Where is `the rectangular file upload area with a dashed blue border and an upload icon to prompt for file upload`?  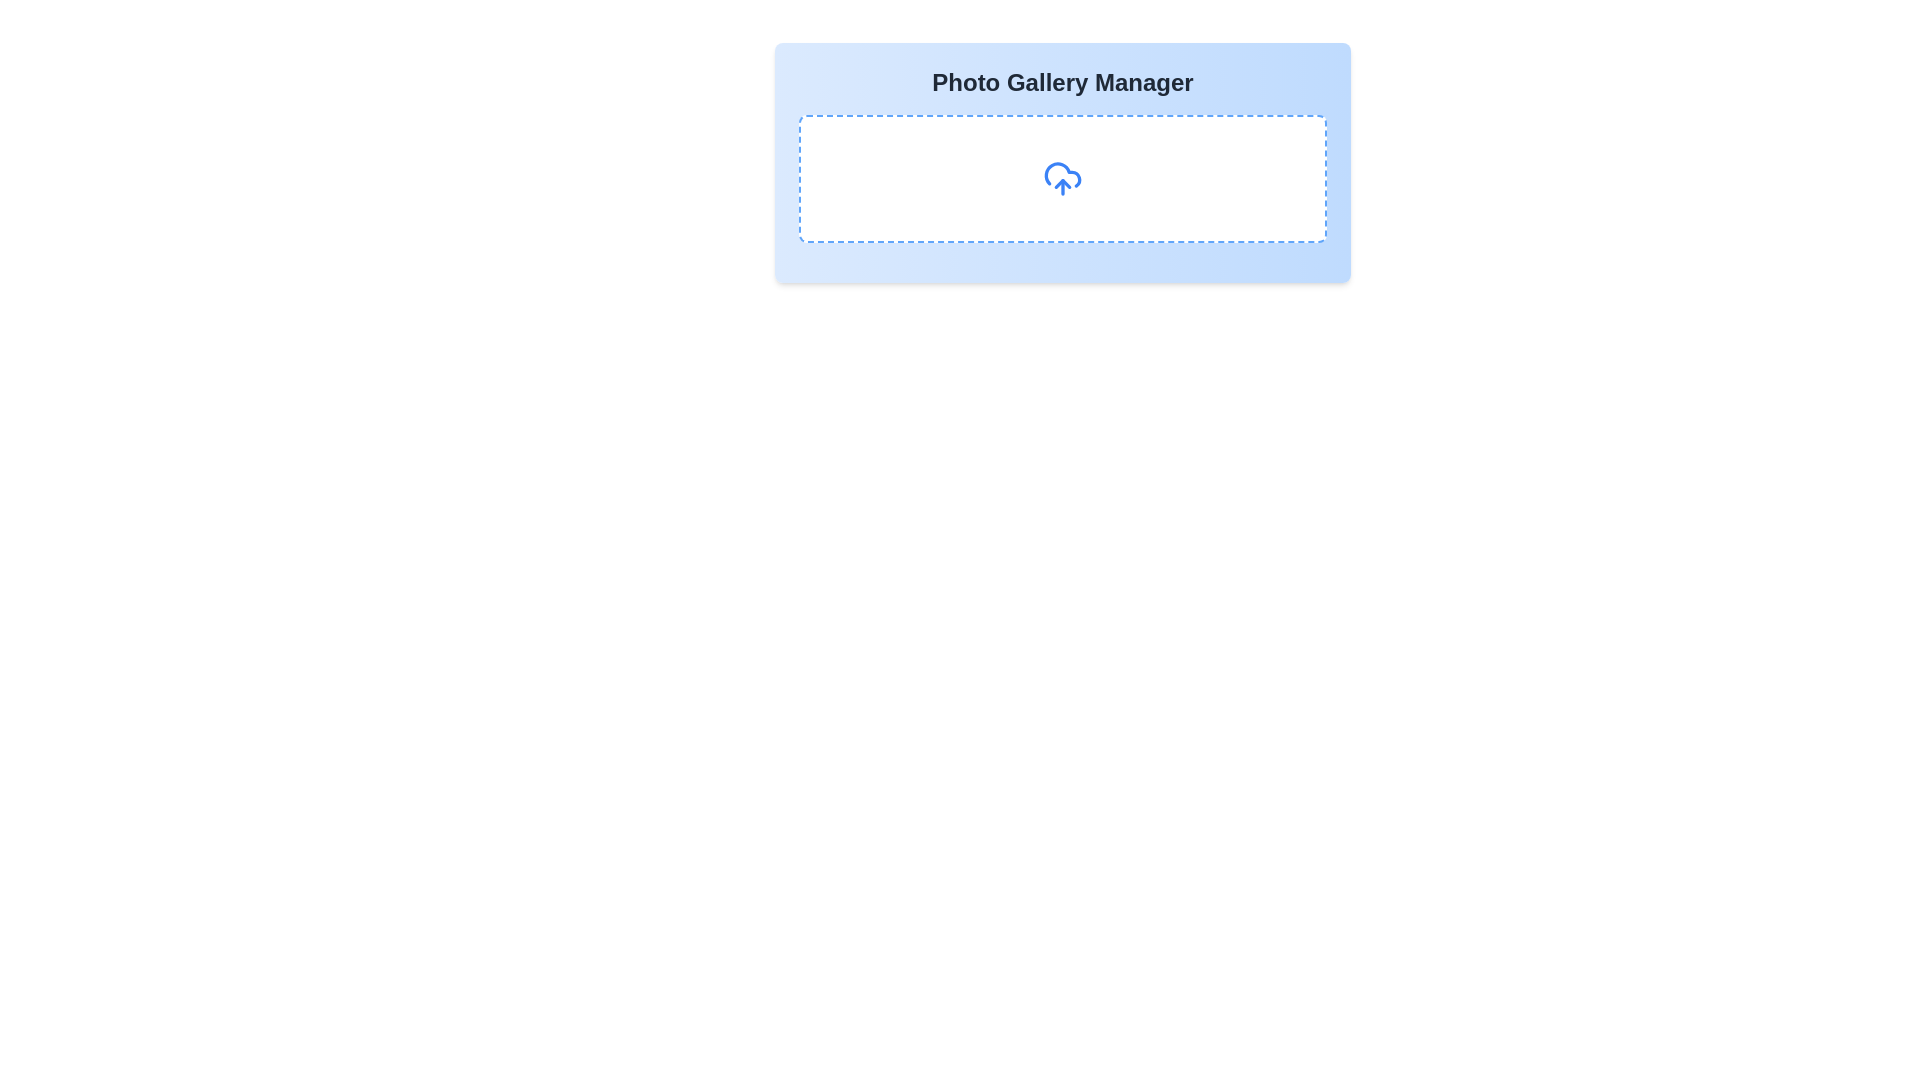
the rectangular file upload area with a dashed blue border and an upload icon to prompt for file upload is located at coordinates (1061, 177).